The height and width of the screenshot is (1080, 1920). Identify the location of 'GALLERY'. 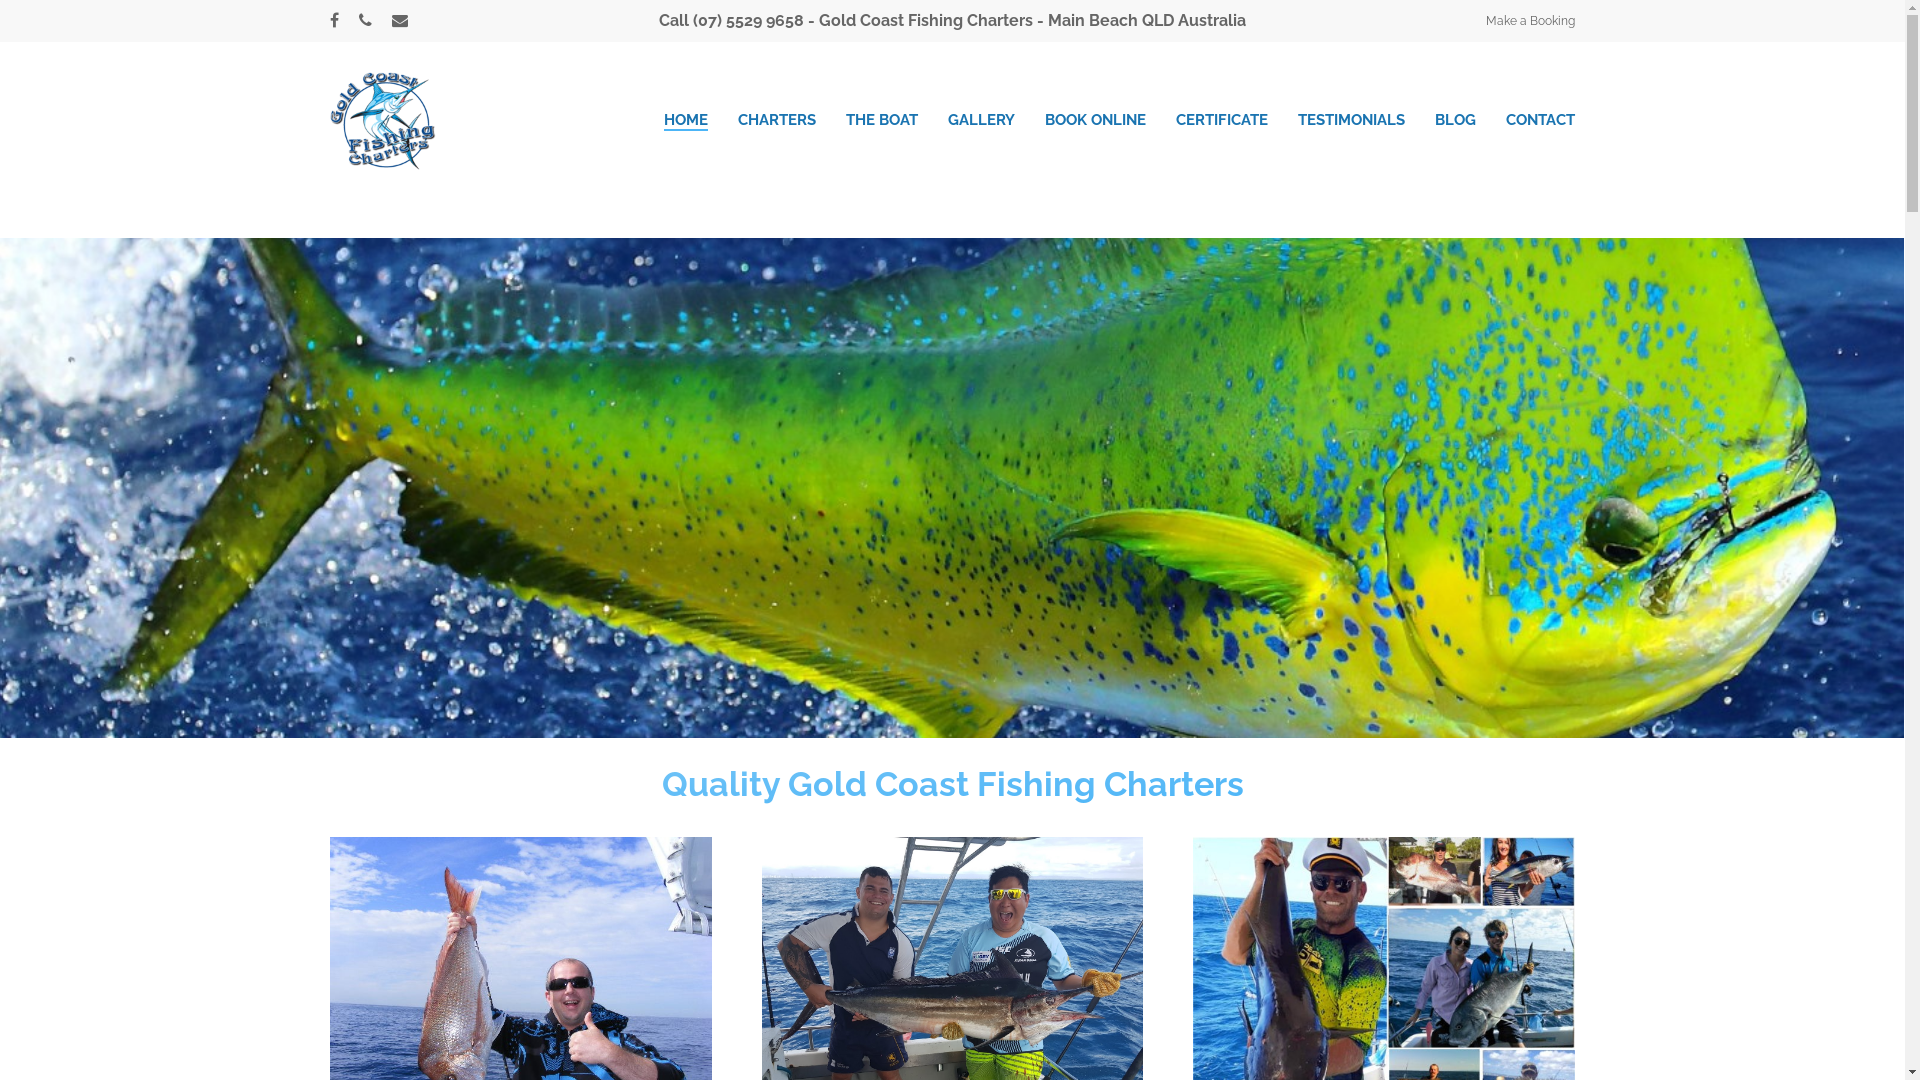
(981, 119).